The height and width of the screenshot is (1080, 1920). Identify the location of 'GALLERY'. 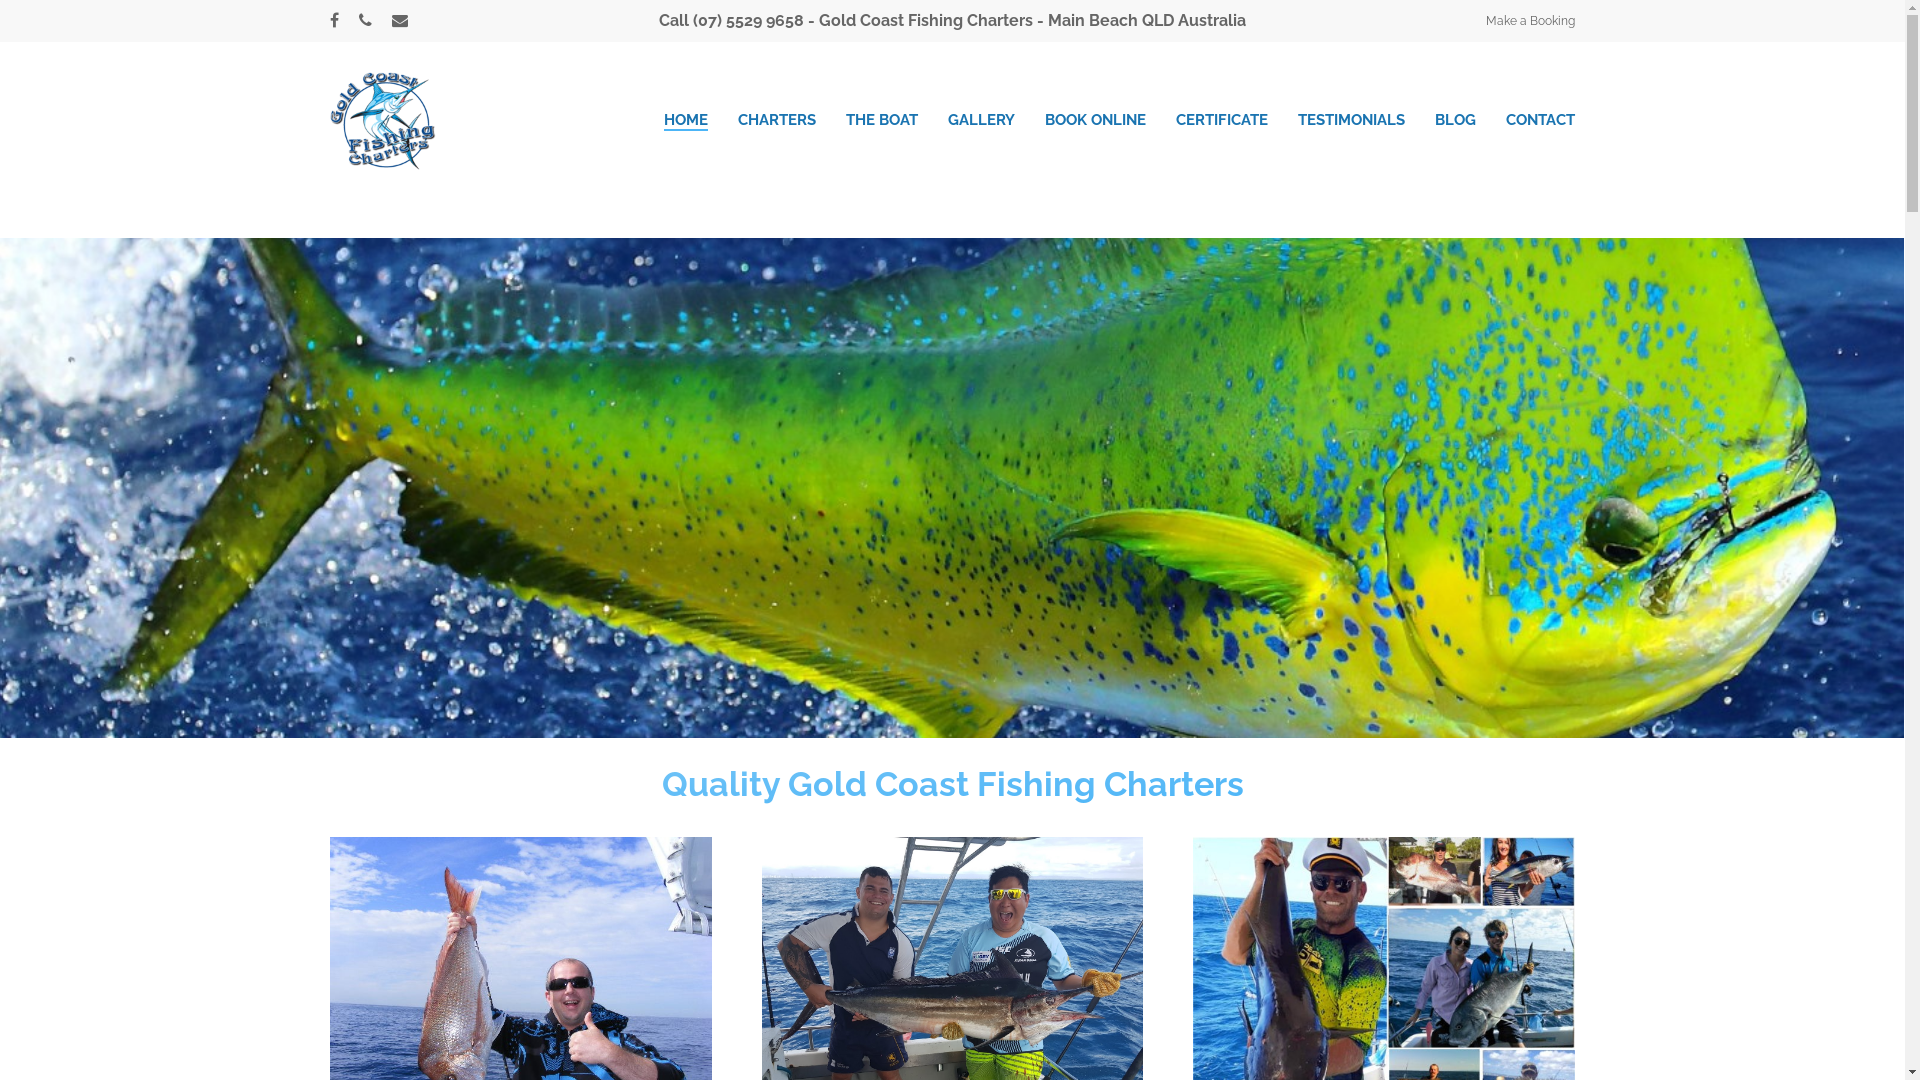
(981, 119).